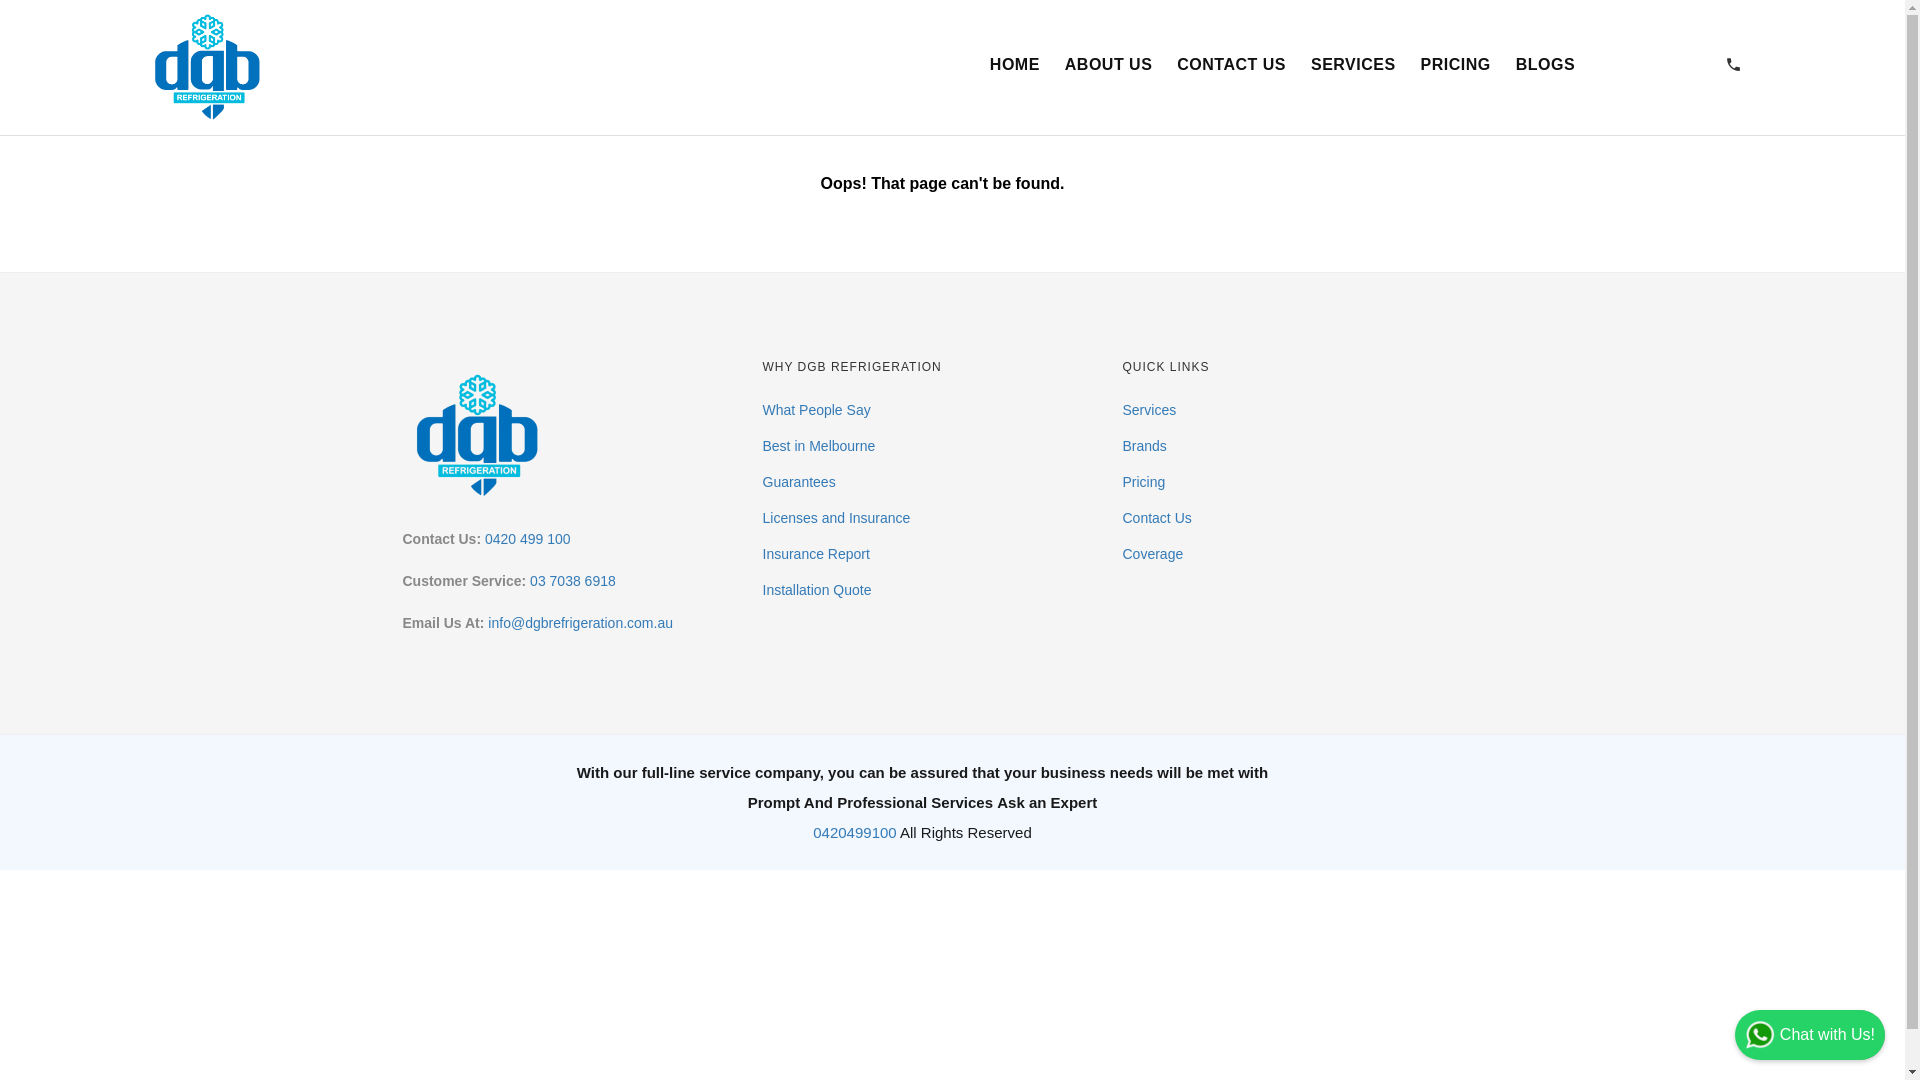 The image size is (1920, 1080). What do you see at coordinates (815, 554) in the screenshot?
I see `'Insurance Report'` at bounding box center [815, 554].